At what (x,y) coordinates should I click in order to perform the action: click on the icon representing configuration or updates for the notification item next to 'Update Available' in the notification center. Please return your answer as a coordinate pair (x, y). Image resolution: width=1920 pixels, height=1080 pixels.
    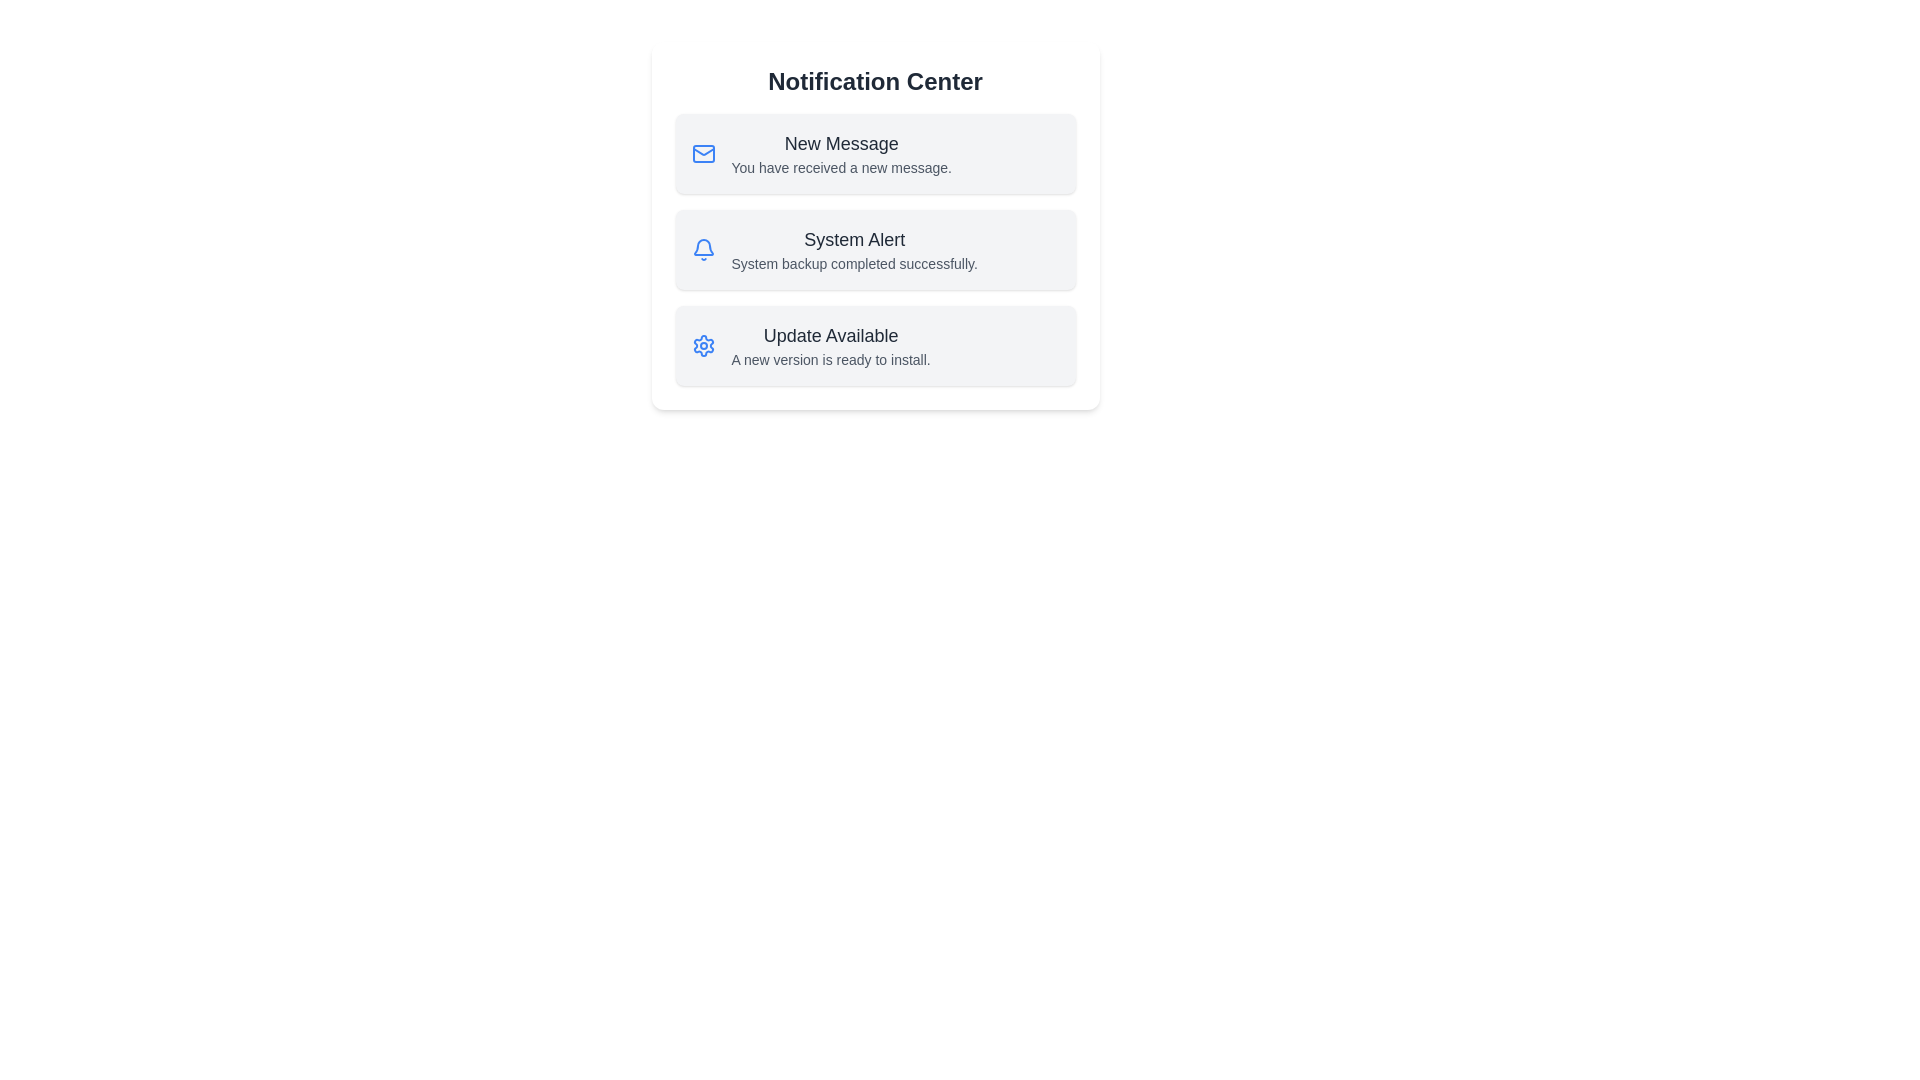
    Looking at the image, I should click on (703, 345).